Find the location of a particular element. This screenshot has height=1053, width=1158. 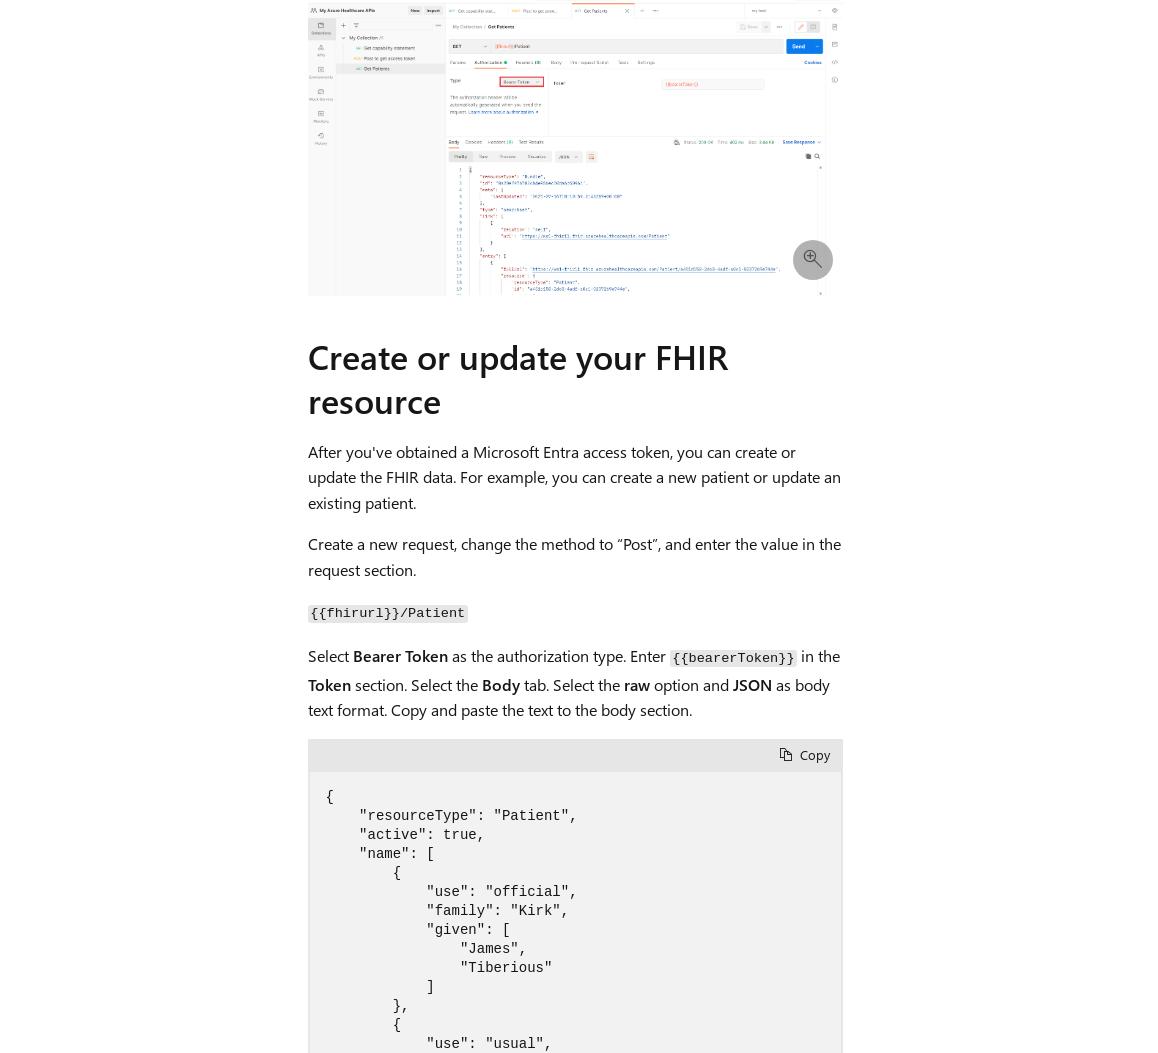

'{{fhirurl}}/Patient' is located at coordinates (386, 613).